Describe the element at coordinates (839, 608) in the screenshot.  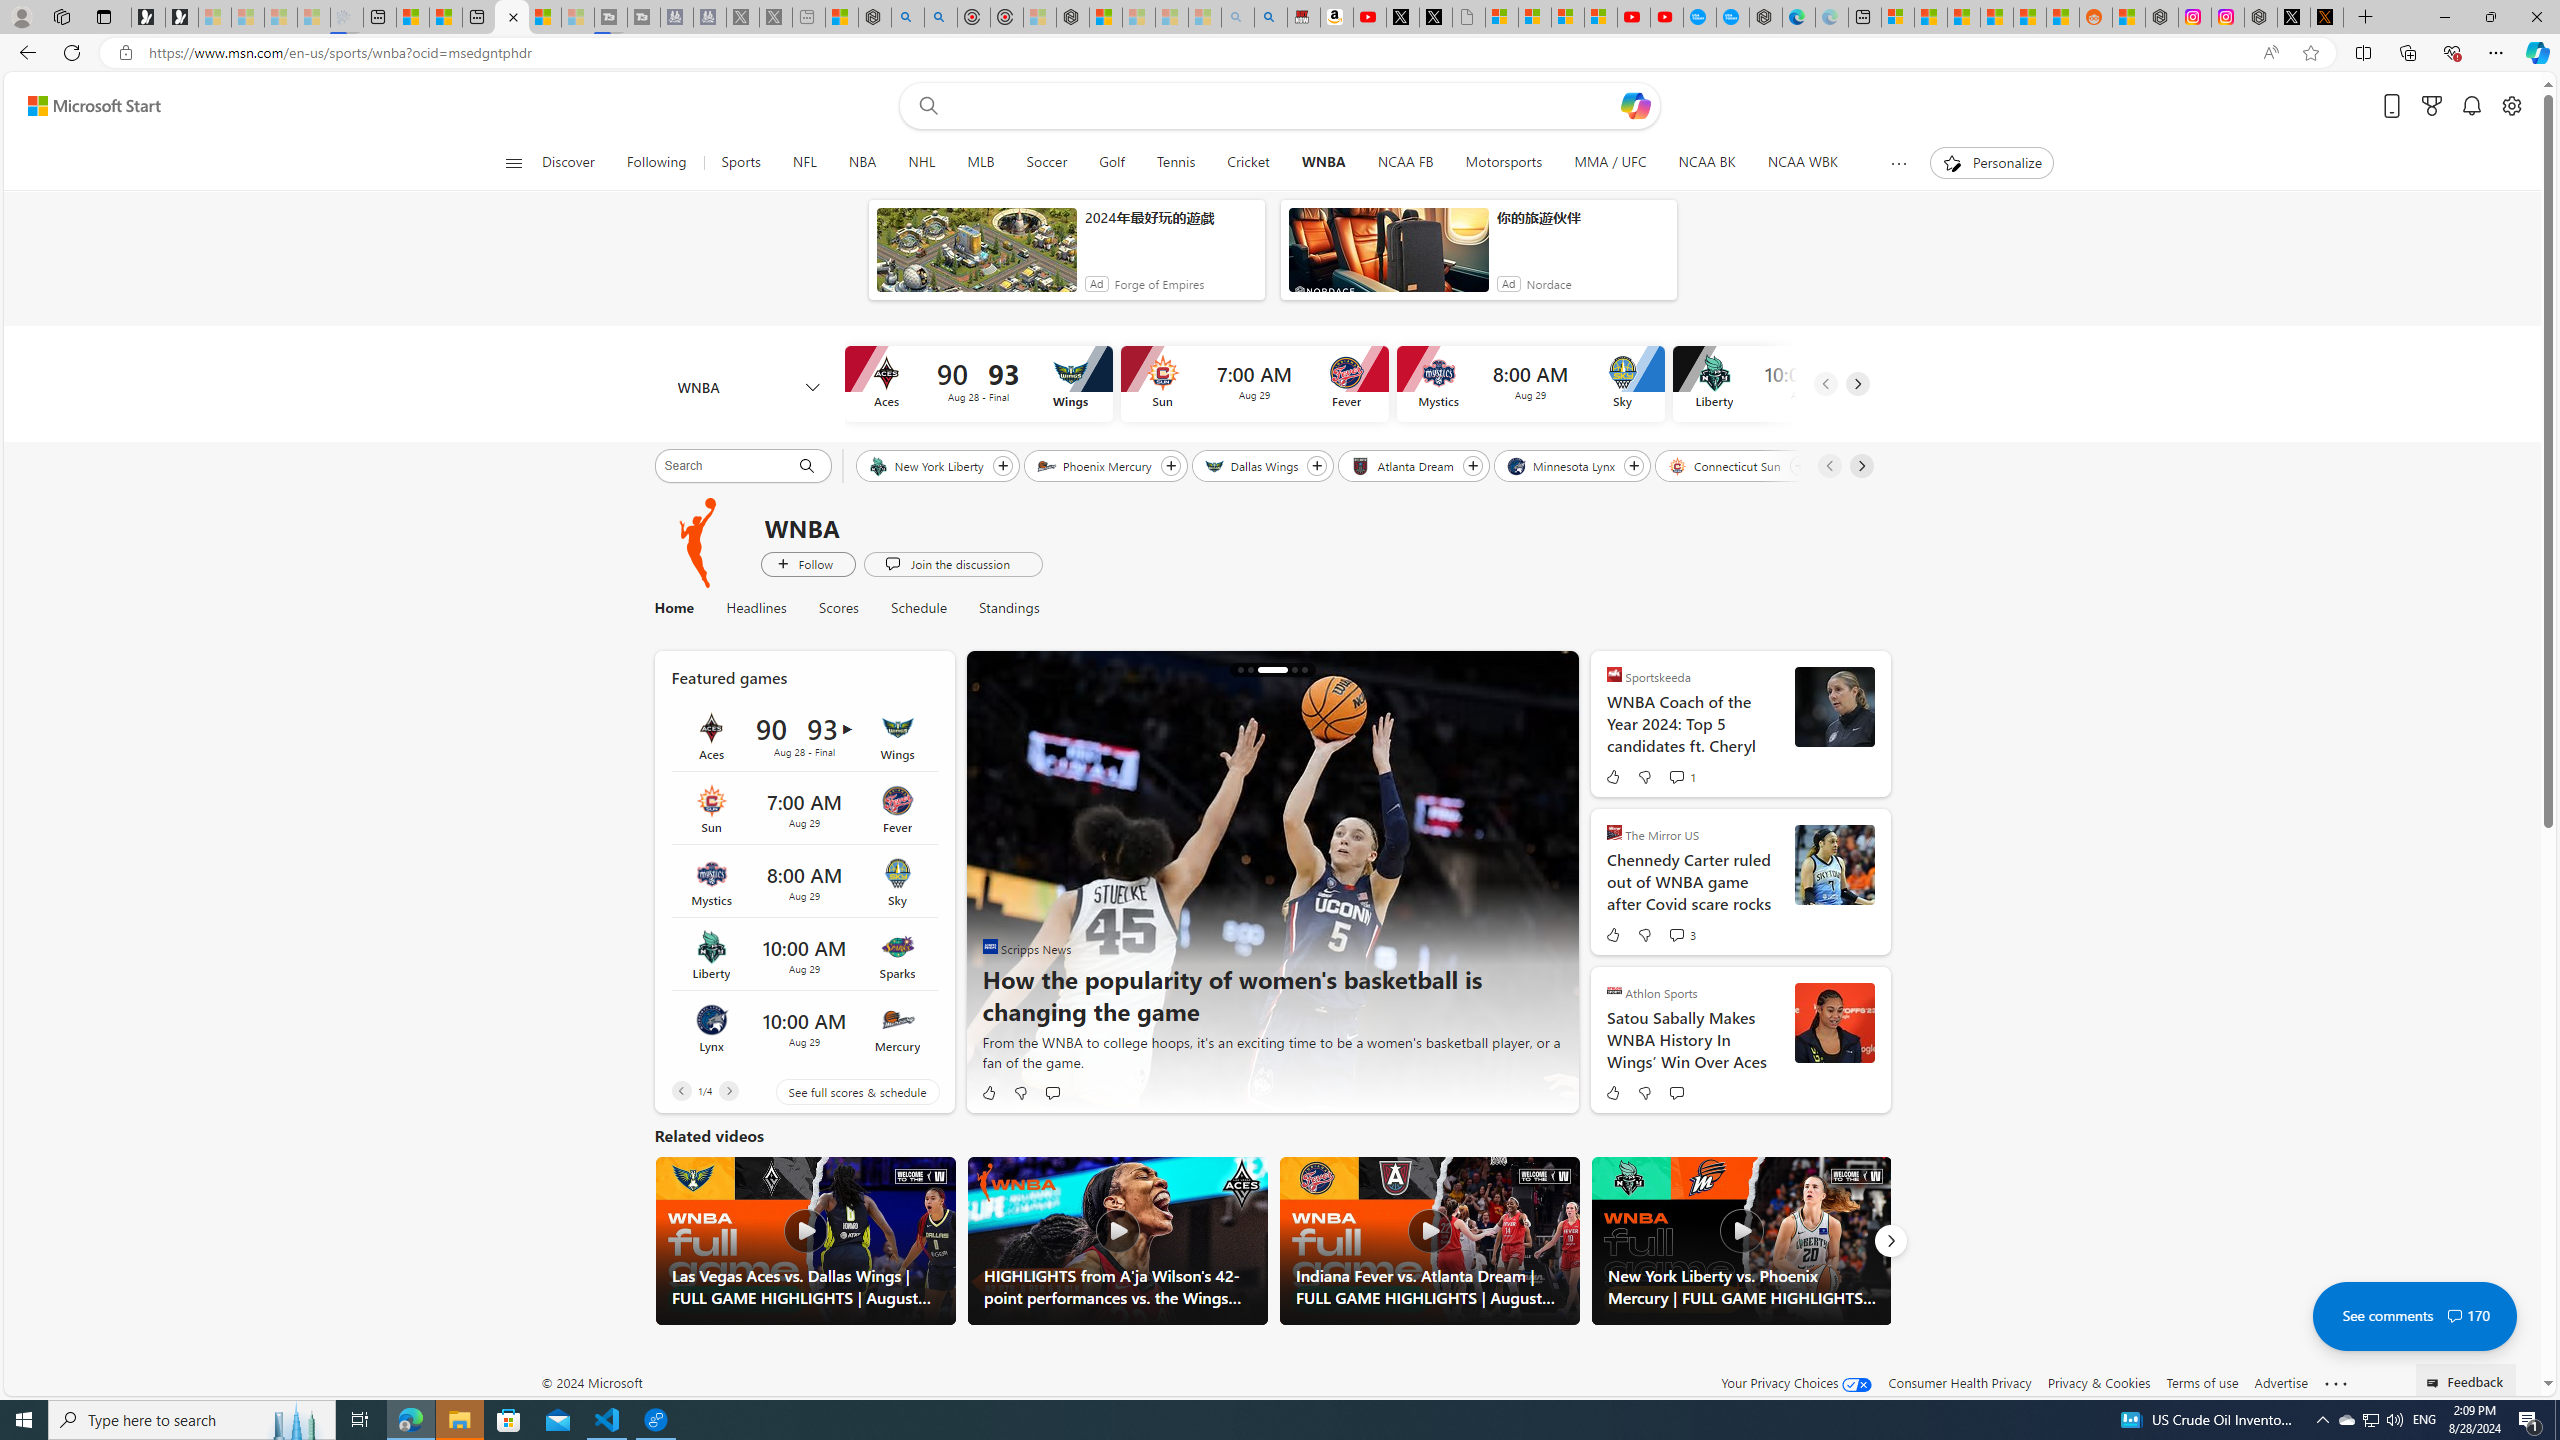
I see `'Scores'` at that location.